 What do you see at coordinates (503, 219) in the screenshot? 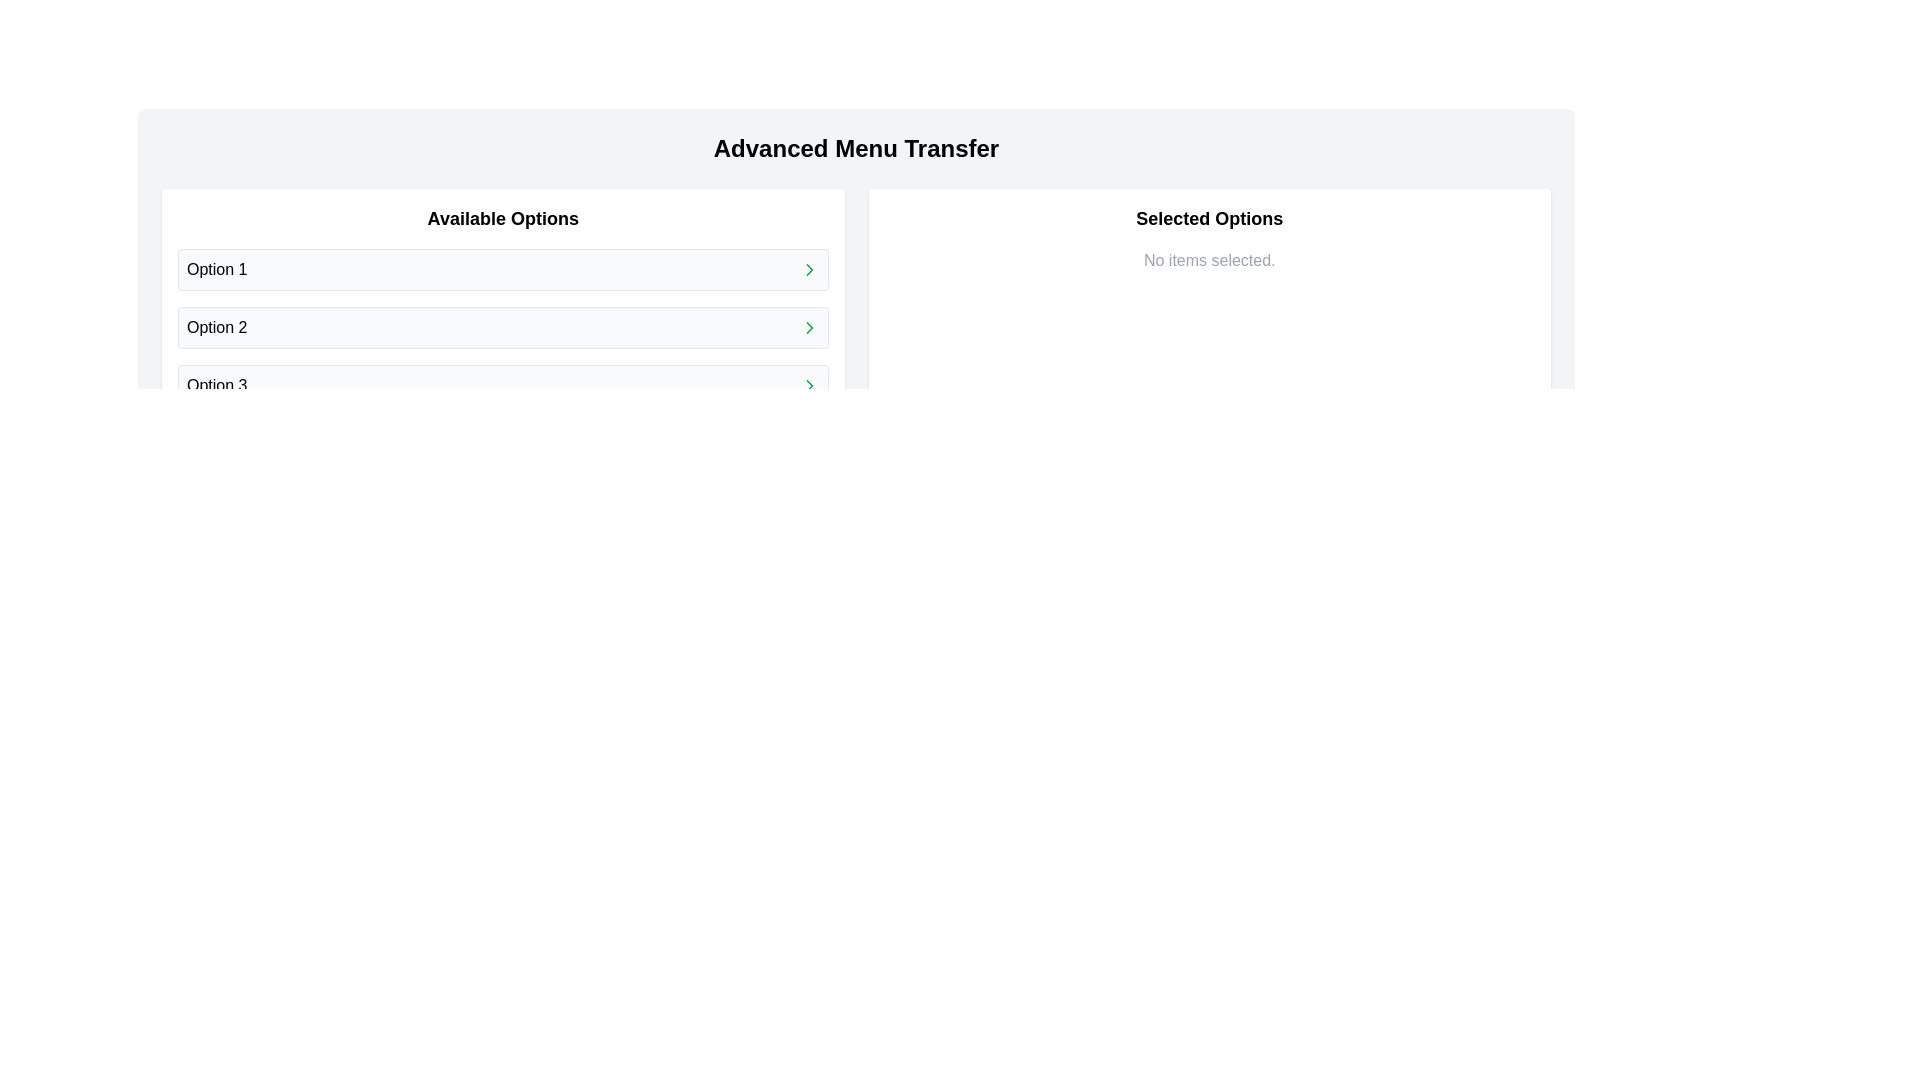
I see `the static text label at the top of the white, rounded, shadowed panel that introduces the section below it` at bounding box center [503, 219].